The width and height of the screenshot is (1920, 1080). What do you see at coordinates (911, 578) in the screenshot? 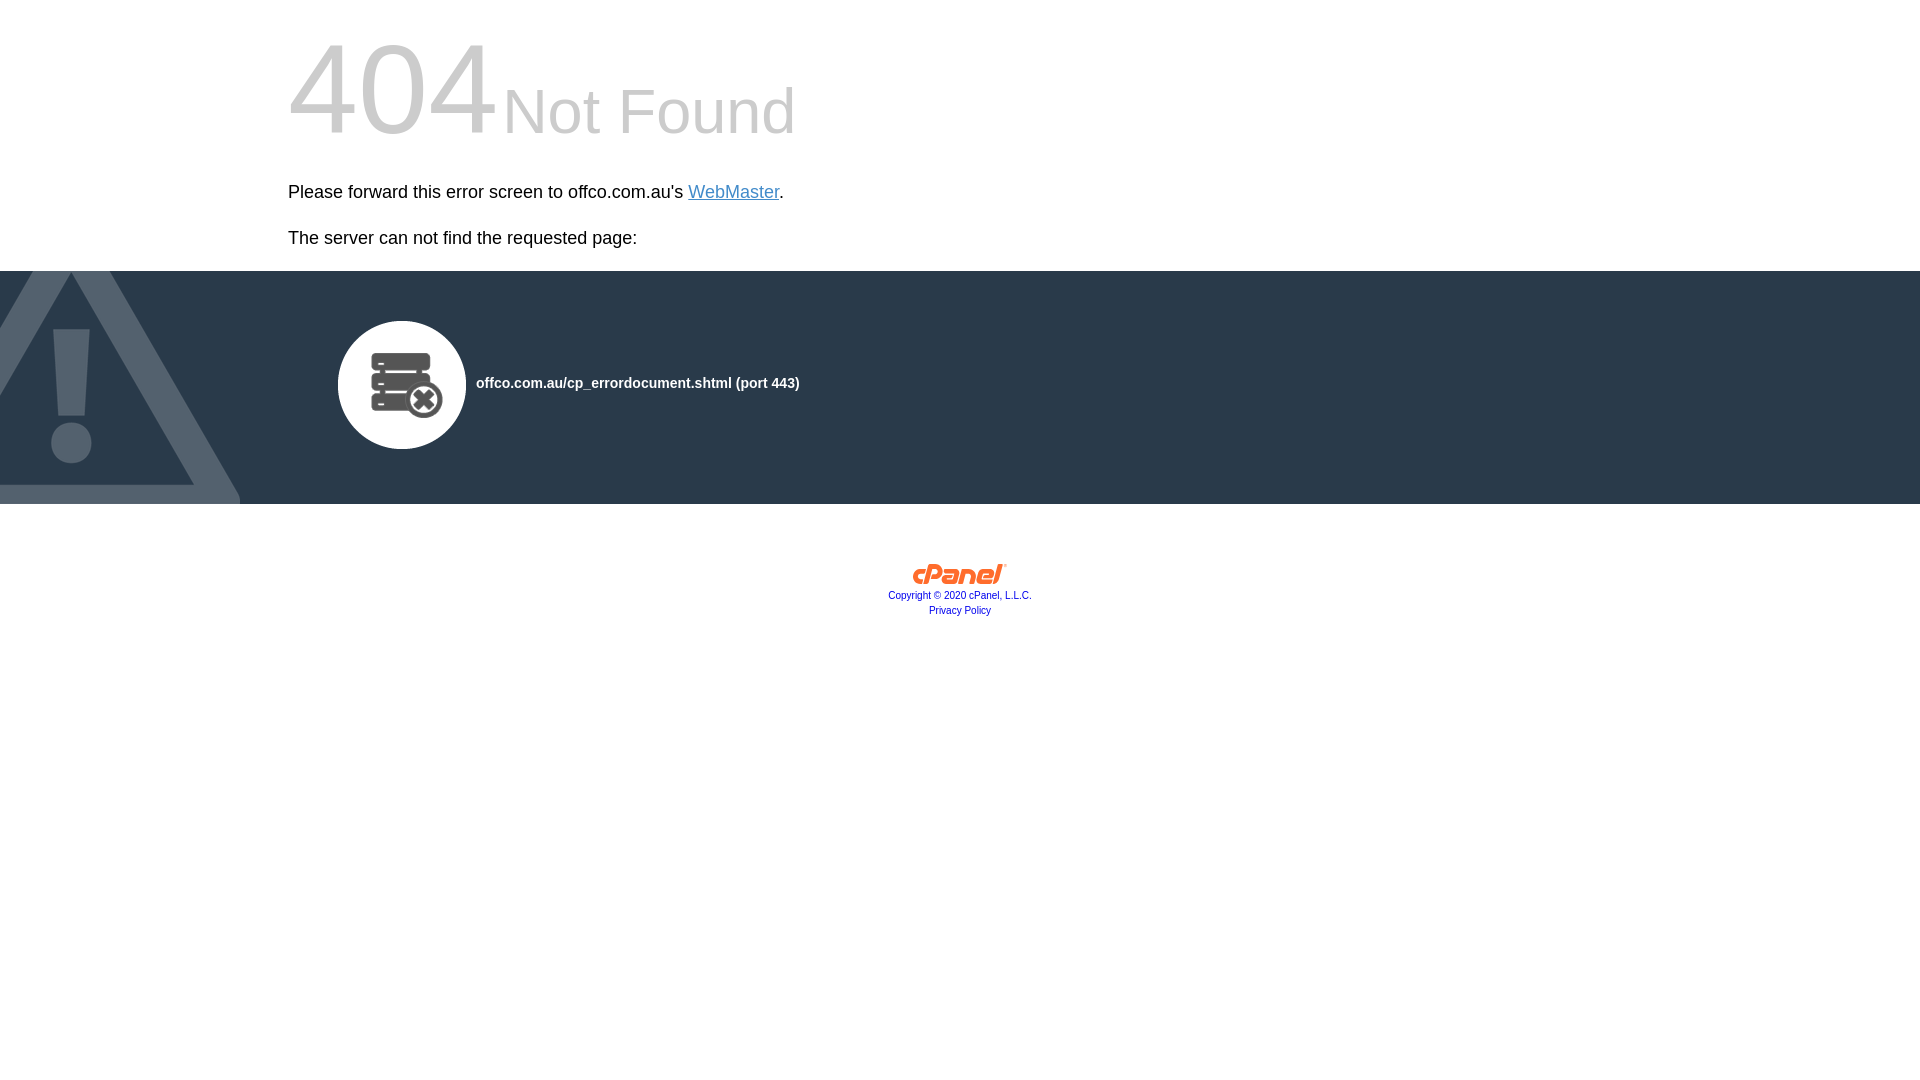
I see `'cPanel, Inc.'` at bounding box center [911, 578].